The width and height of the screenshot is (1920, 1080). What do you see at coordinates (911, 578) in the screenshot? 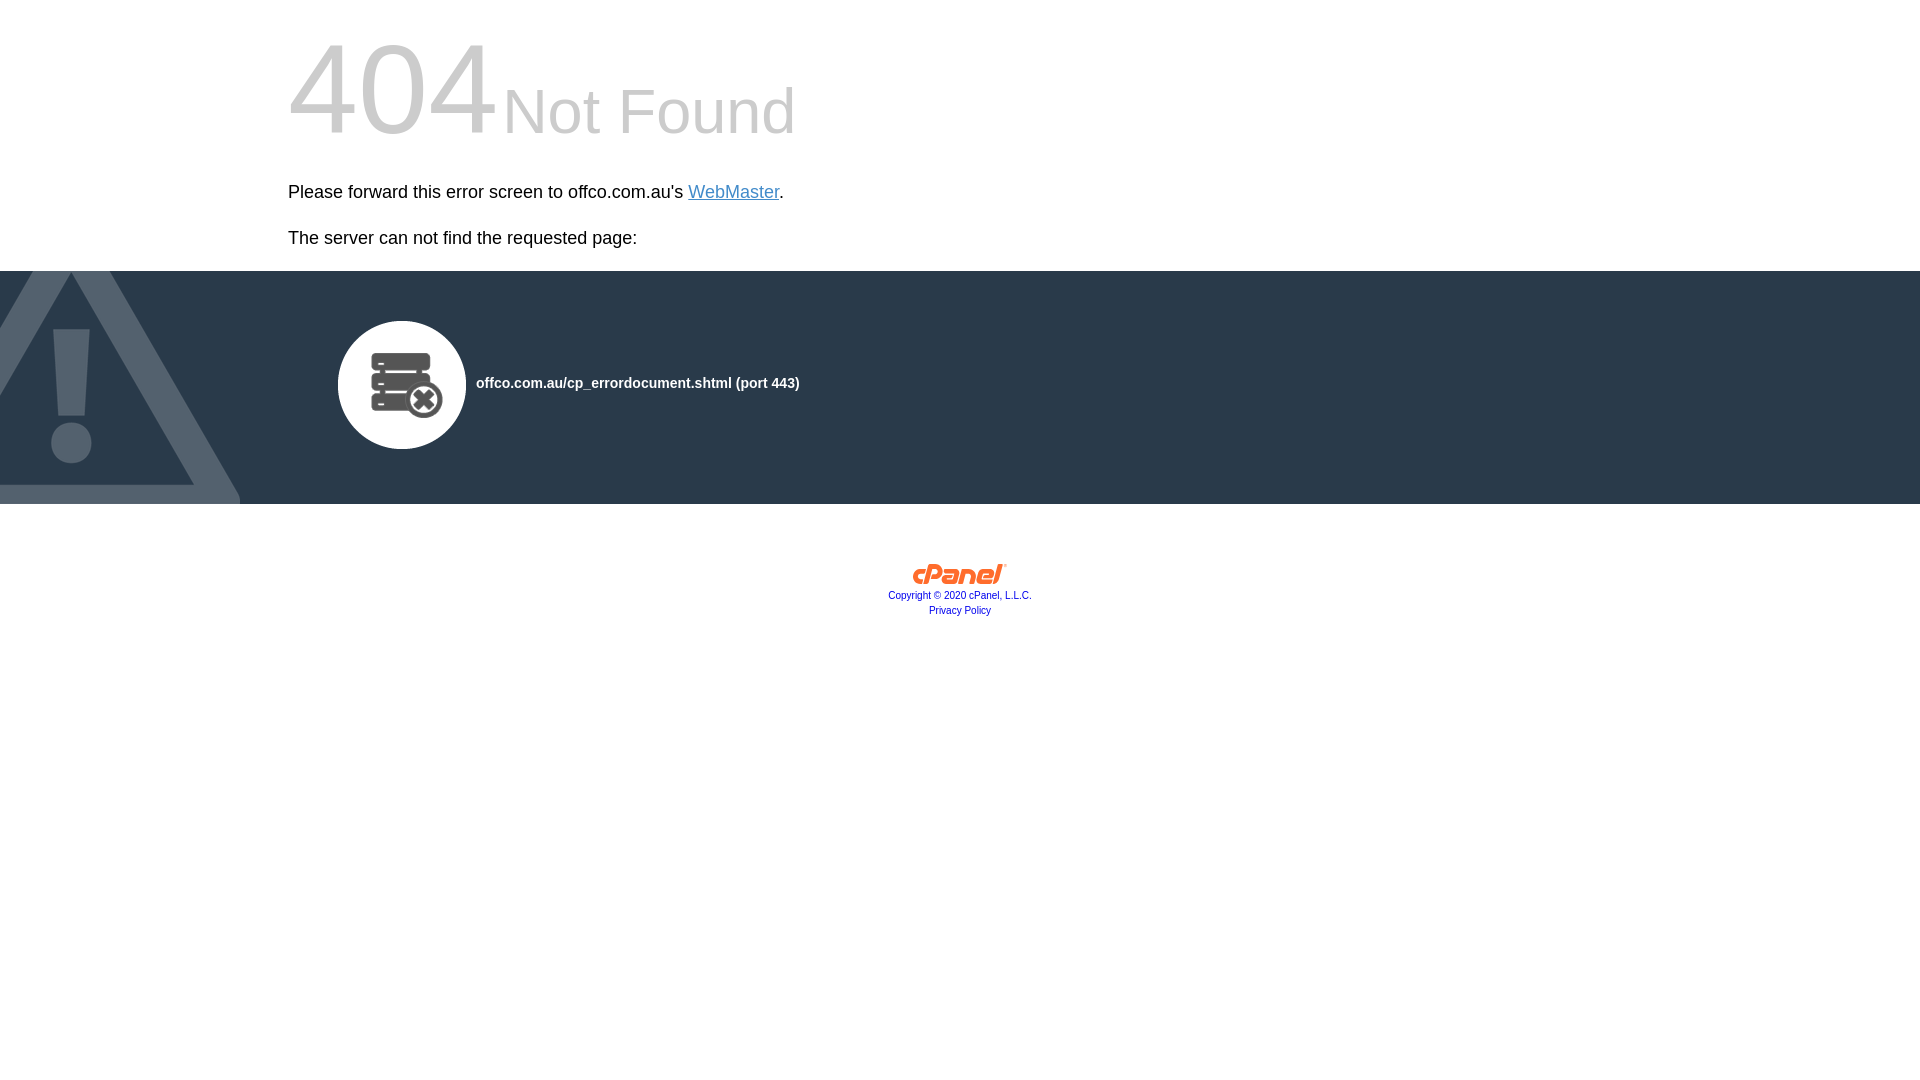
I see `'cPanel, Inc.'` at bounding box center [911, 578].